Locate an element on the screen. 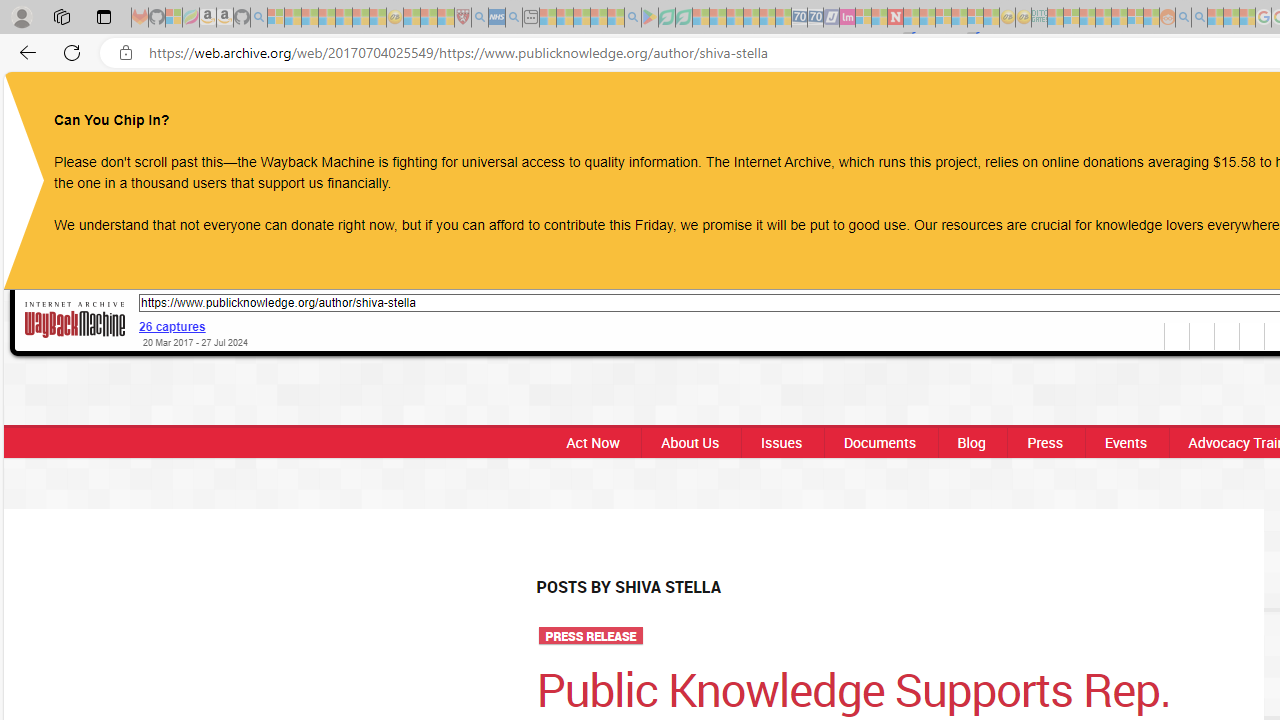 This screenshot has width=1280, height=720. 'Events' is located at coordinates (1126, 441).